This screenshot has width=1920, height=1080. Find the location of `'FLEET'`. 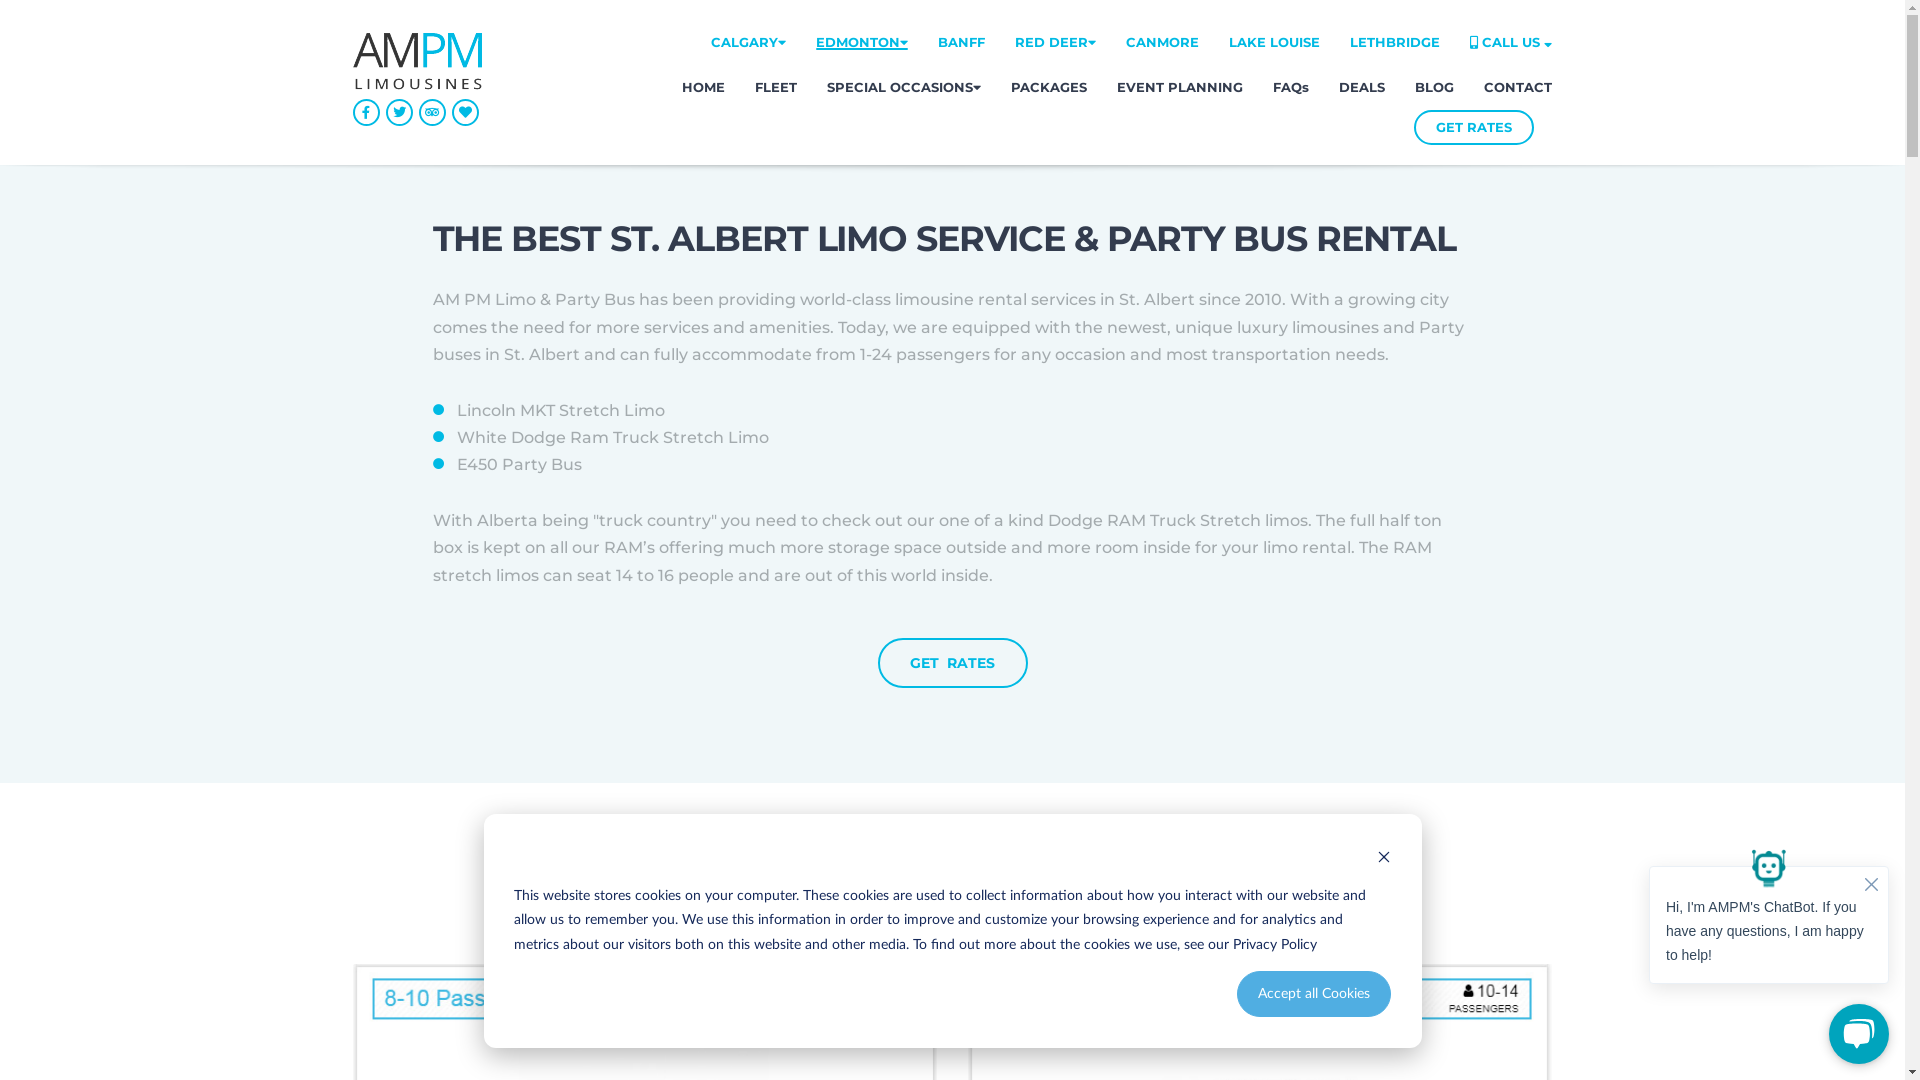

'FLEET' is located at coordinates (775, 86).